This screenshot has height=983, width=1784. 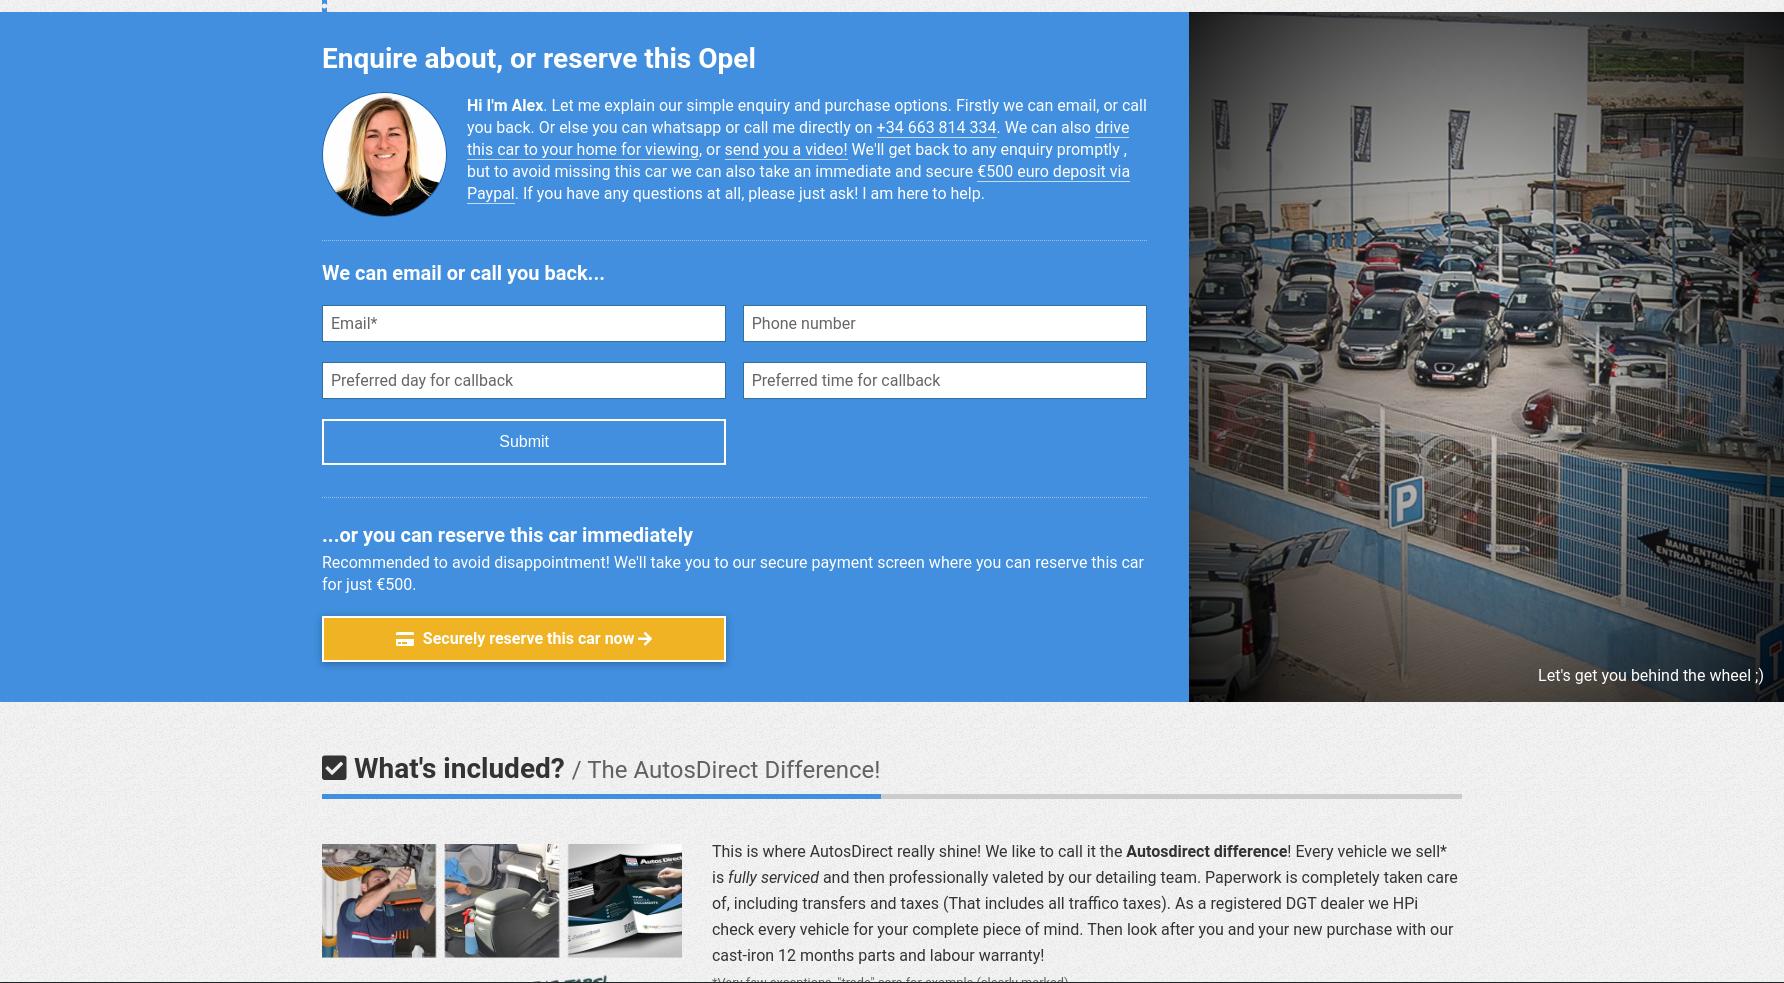 What do you see at coordinates (322, 573) in the screenshot?
I see `'Re­com­men­ded to avoid dis­ap­point­ment! We'll take you to our se­cure pay­ment screen where you can re­serve this car for just €500.'` at bounding box center [322, 573].